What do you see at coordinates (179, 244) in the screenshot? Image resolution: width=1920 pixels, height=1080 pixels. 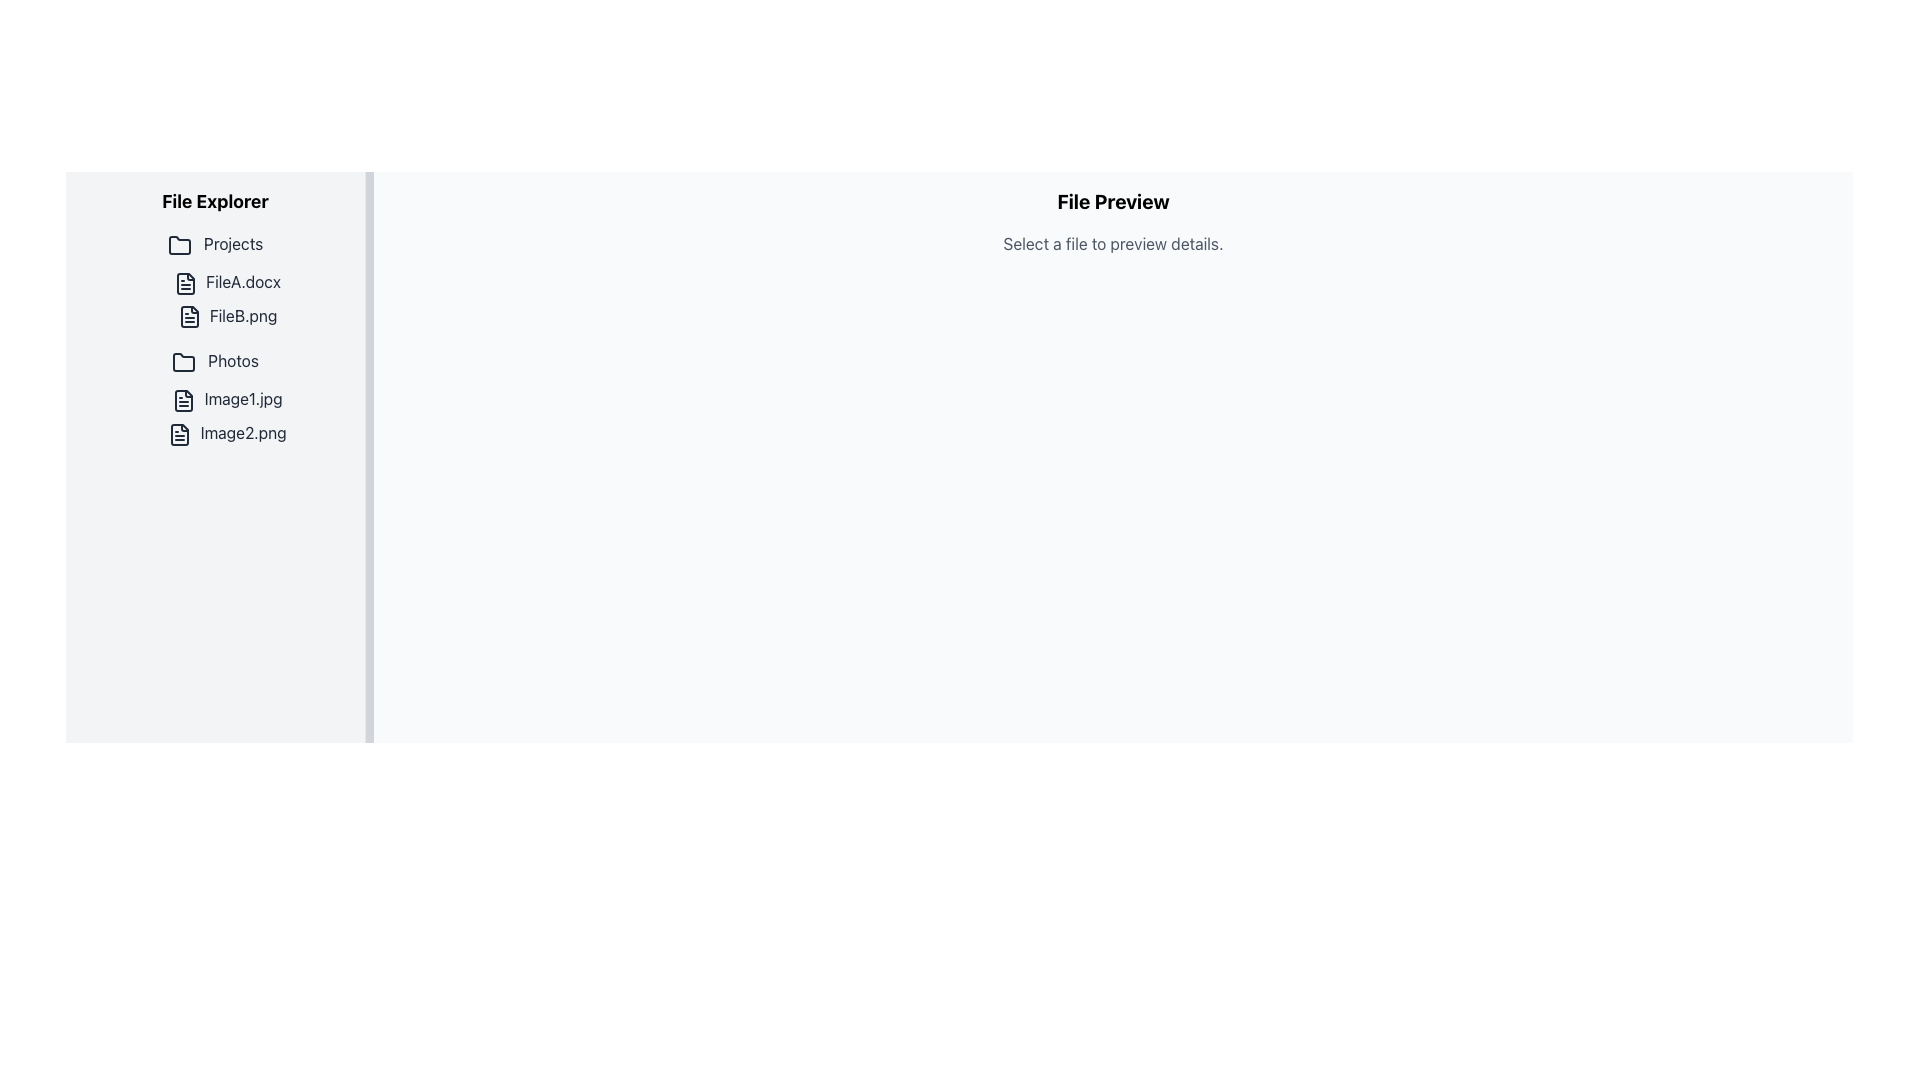 I see `the folder icon, styled in outline format, located beside the text 'Projects'` at bounding box center [179, 244].